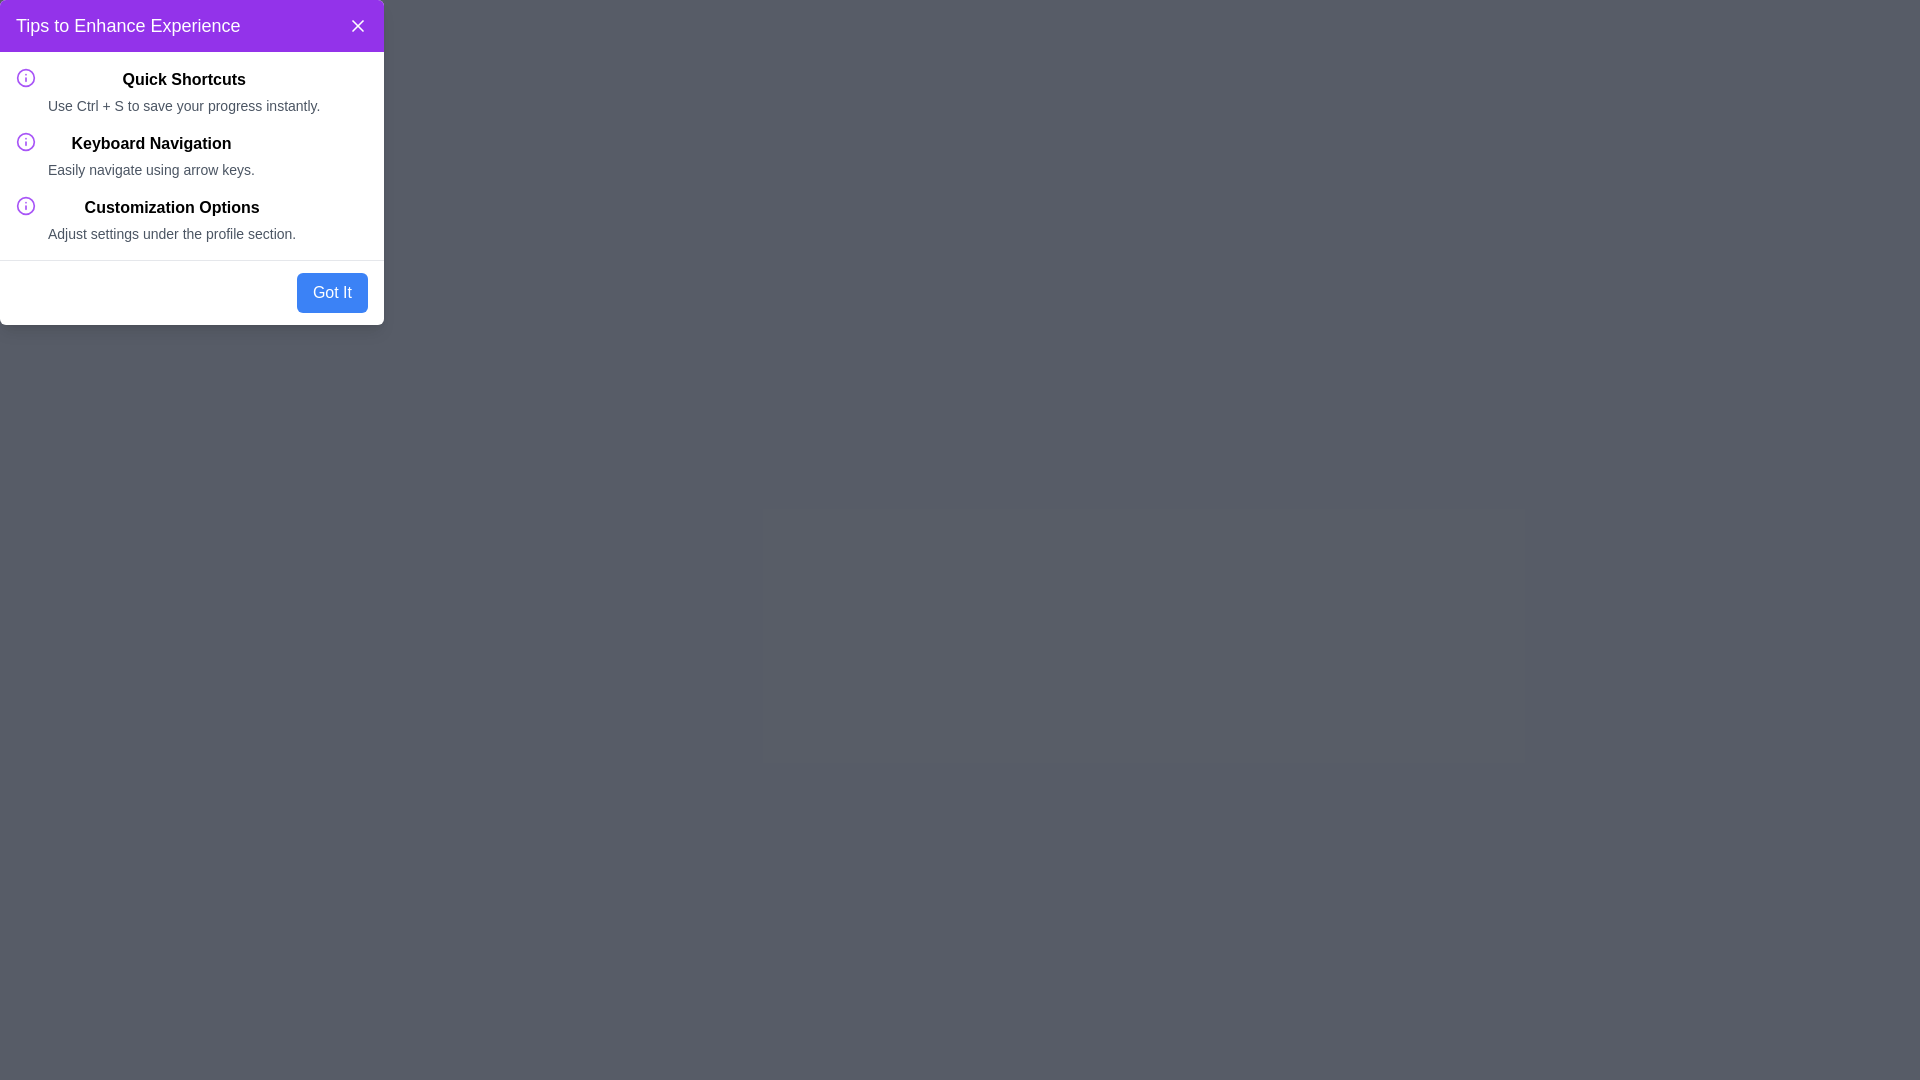  Describe the element at coordinates (192, 92) in the screenshot. I see `information block displaying 'Quick Shortcuts' and 'Use Ctrl + S to save your progress instantly' in the dialog box titled 'Tips to Enhance Experience'` at that location.